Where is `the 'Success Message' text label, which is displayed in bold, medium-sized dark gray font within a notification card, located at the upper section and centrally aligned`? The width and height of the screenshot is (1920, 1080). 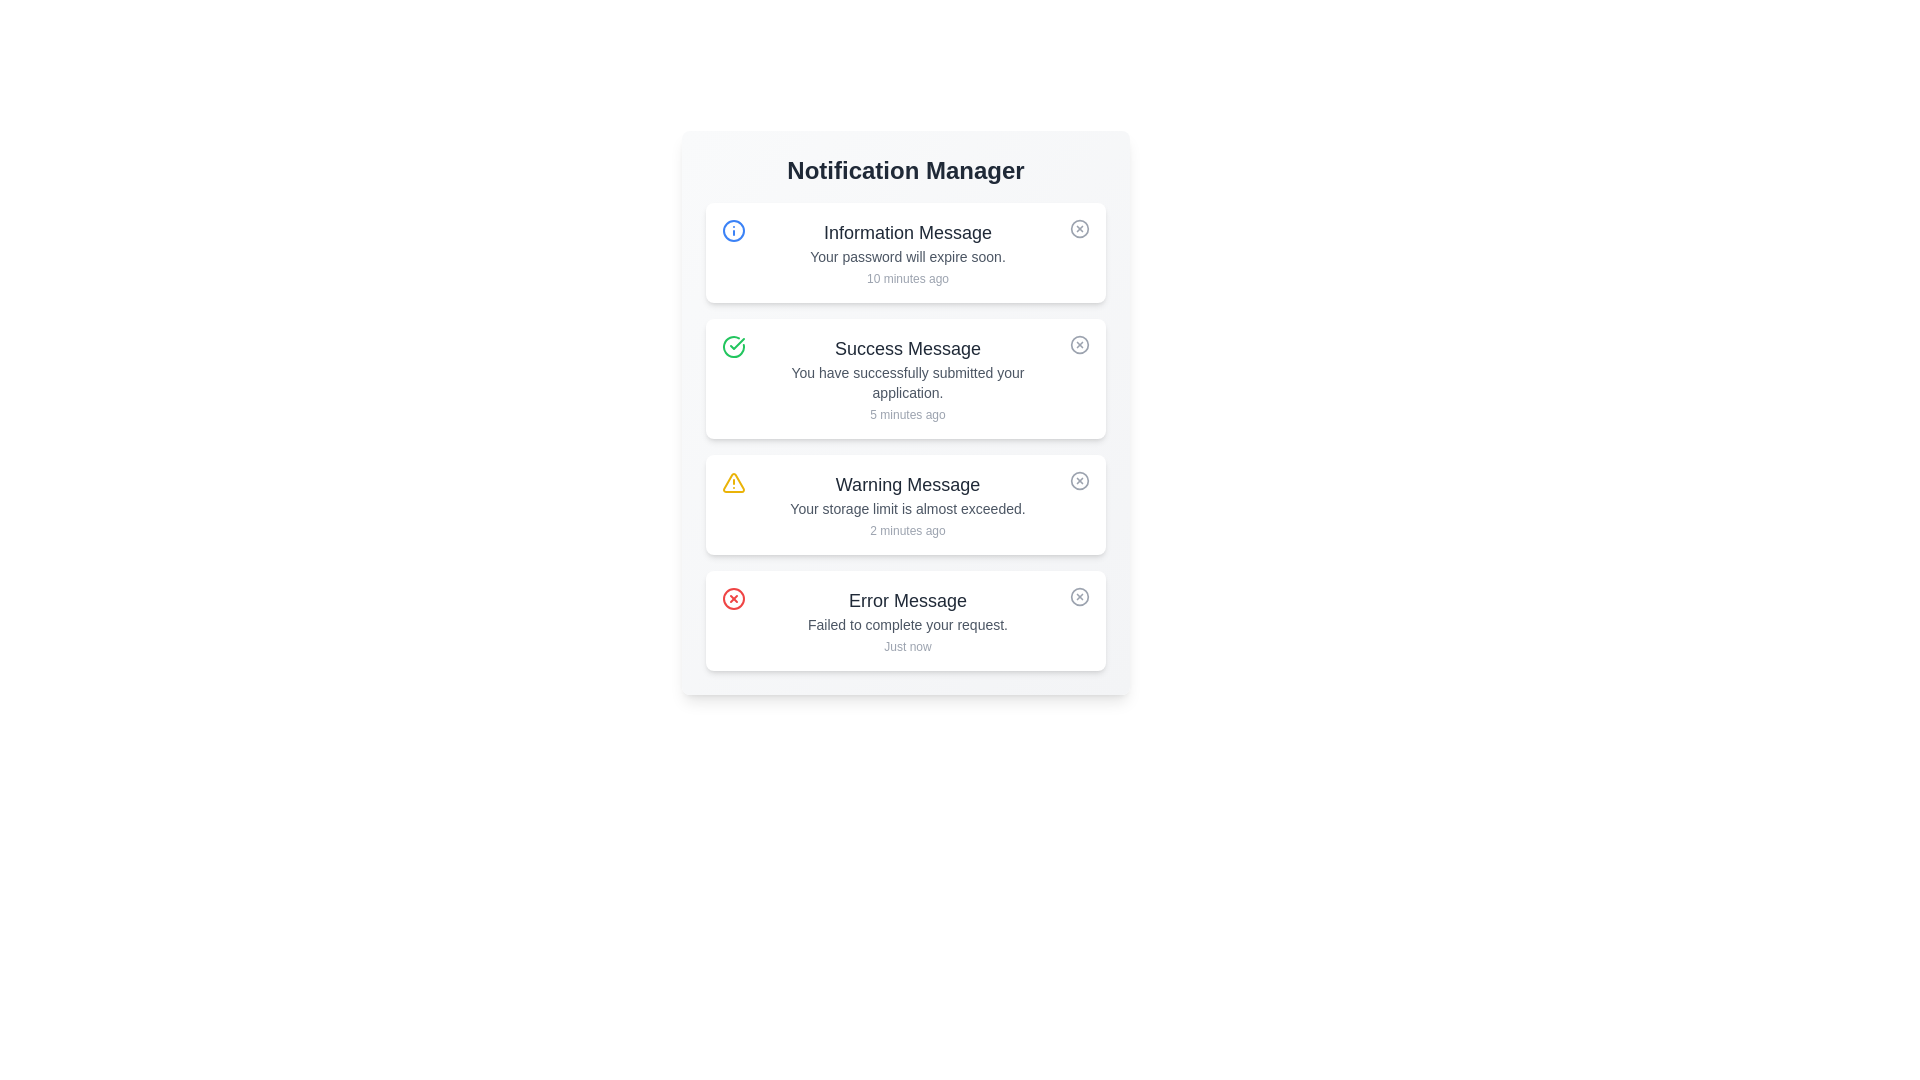 the 'Success Message' text label, which is displayed in bold, medium-sized dark gray font within a notification card, located at the upper section and centrally aligned is located at coordinates (906, 347).